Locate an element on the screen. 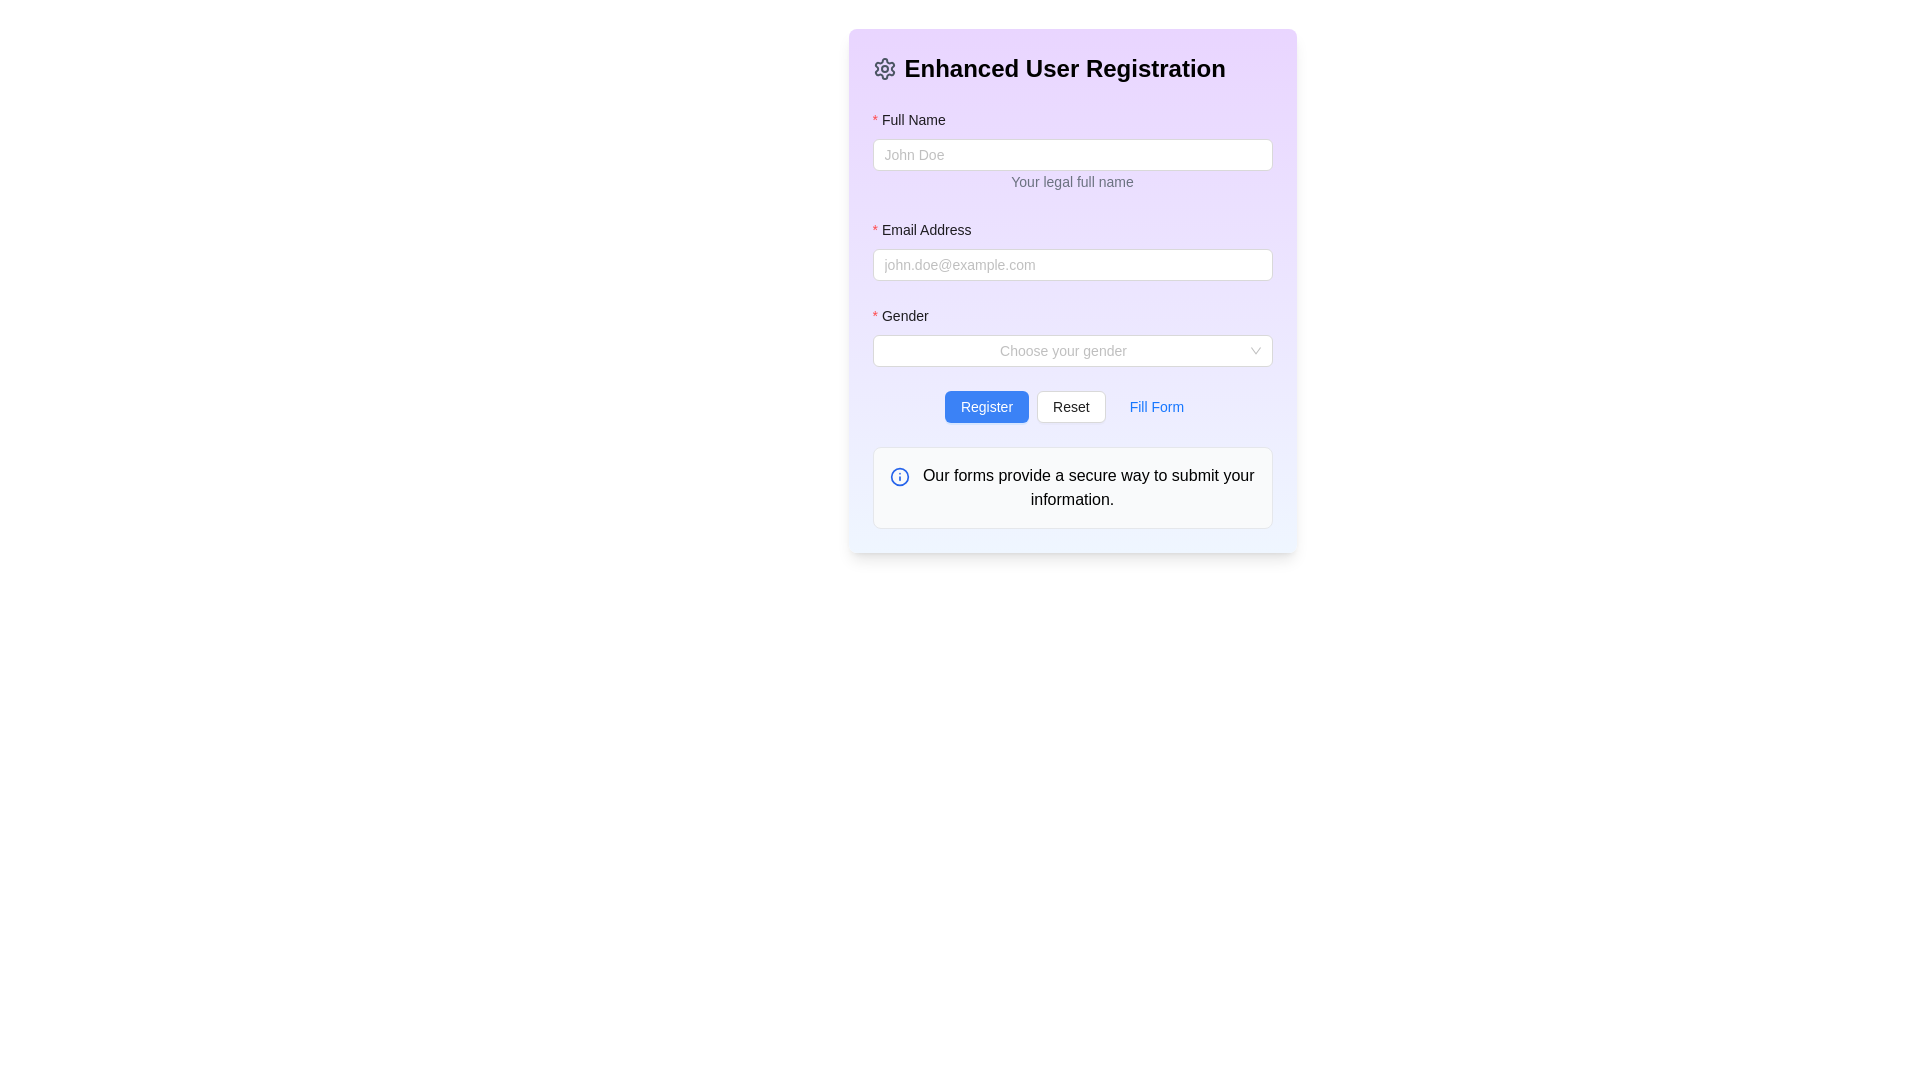 This screenshot has width=1920, height=1080. the reset button located between the 'Register' and 'Fill Form' buttons is located at coordinates (1071, 406).